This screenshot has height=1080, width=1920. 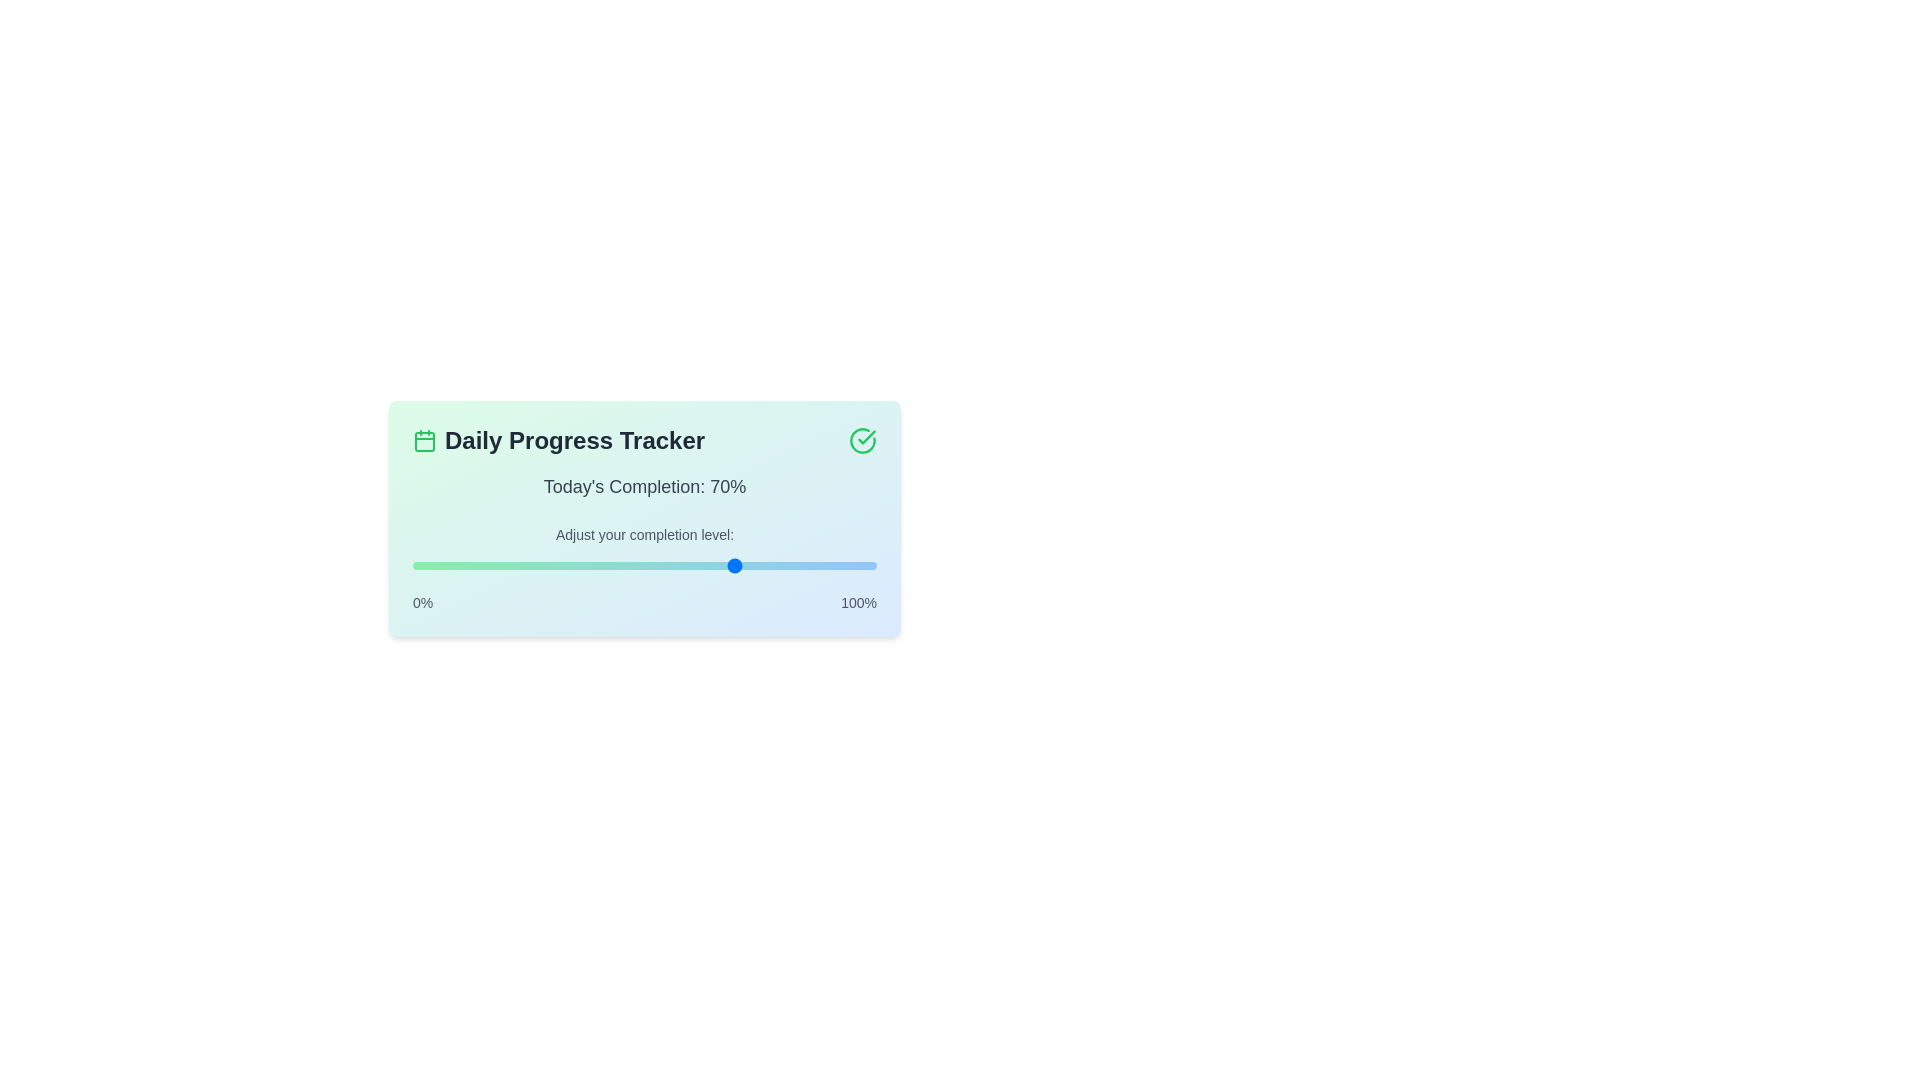 I want to click on the progress level to 49%, so click(x=640, y=566).